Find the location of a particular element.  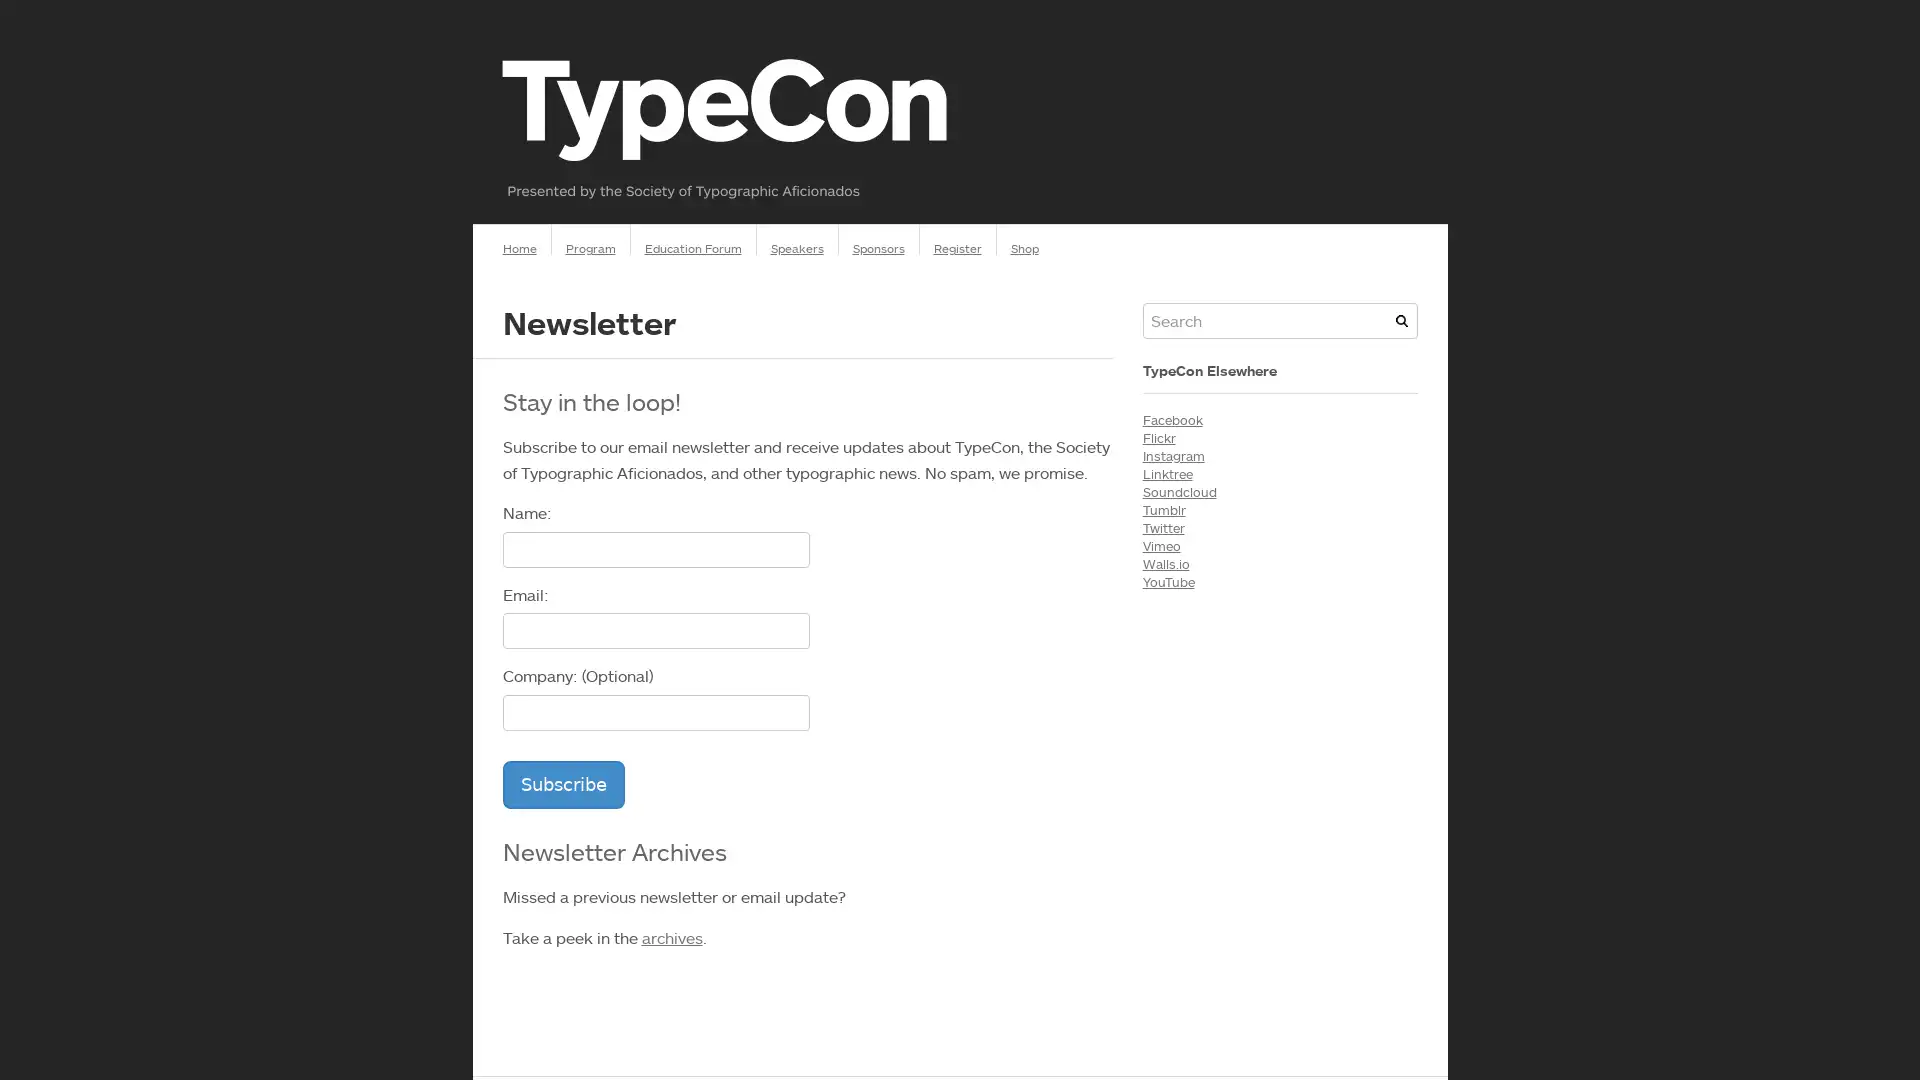

Subscribe is located at coordinates (561, 782).